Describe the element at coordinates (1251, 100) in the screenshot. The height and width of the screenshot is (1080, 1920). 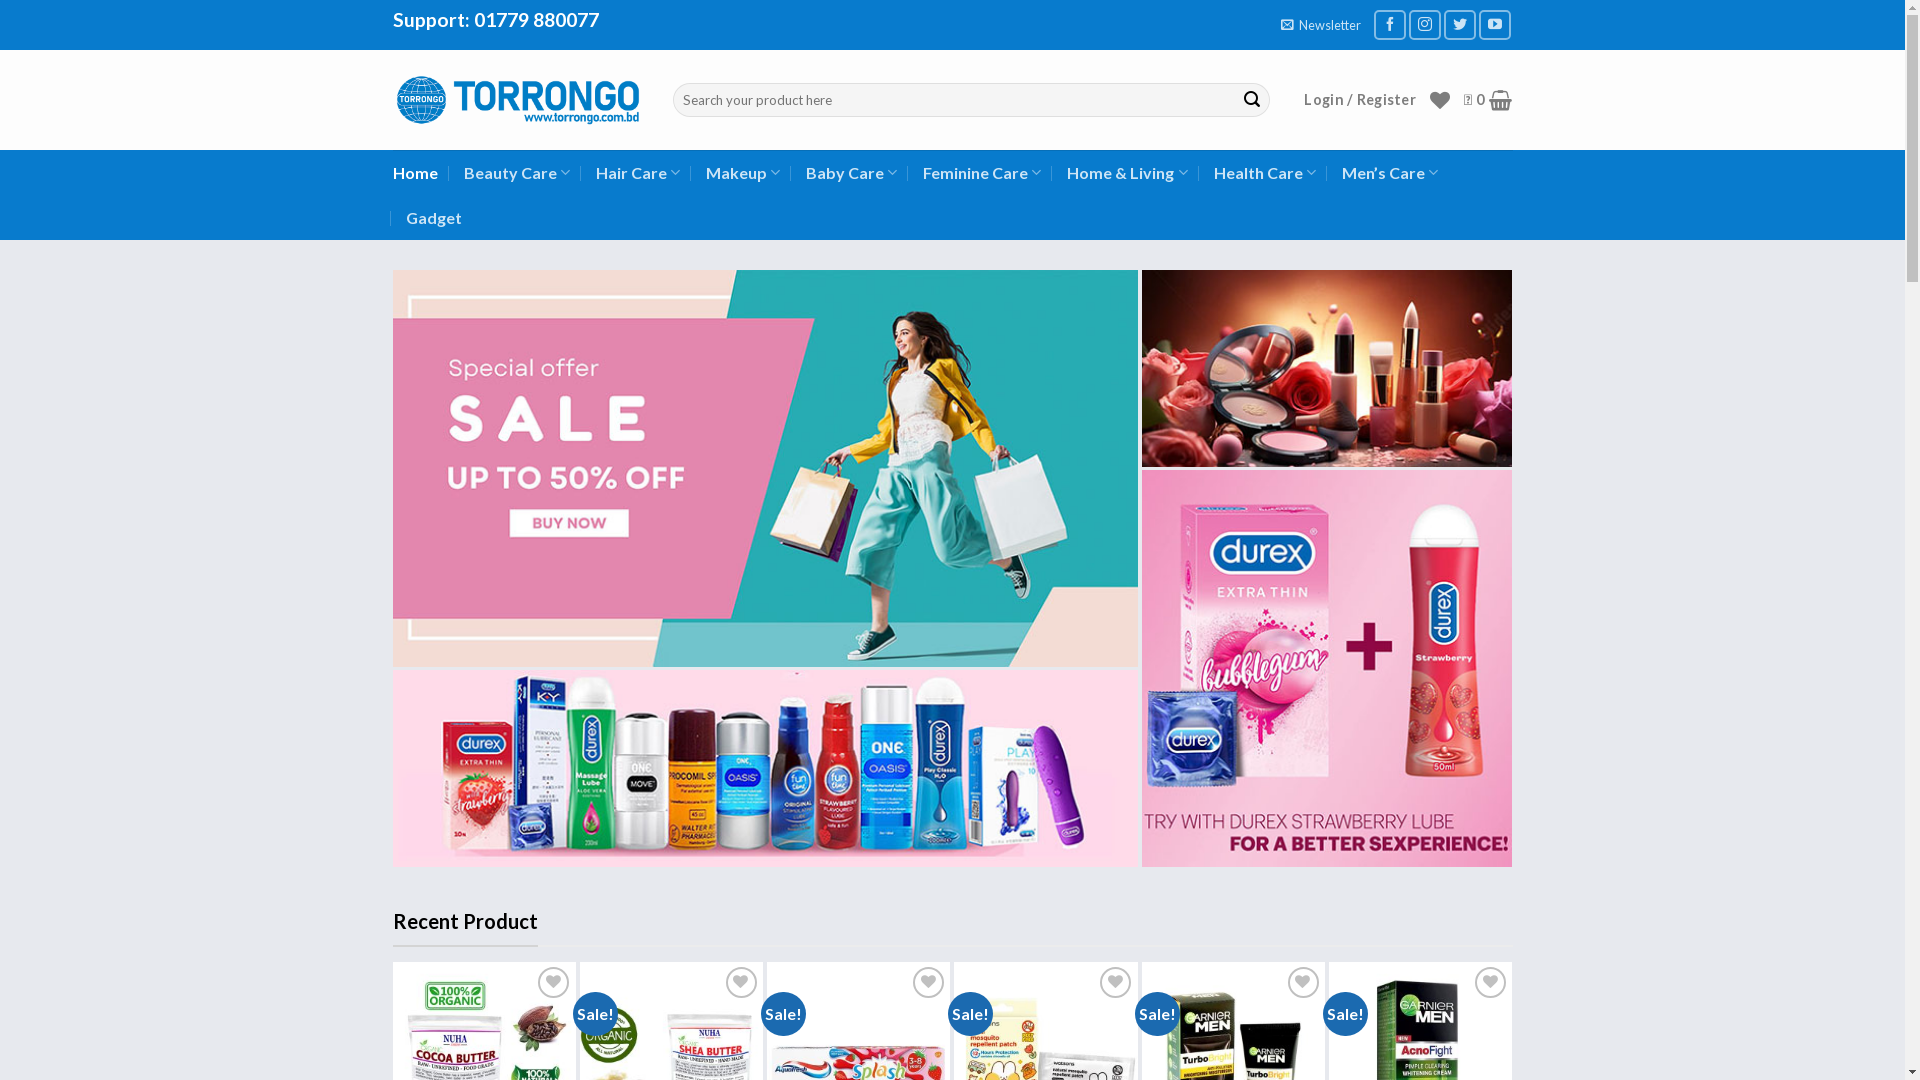
I see `'Search'` at that location.